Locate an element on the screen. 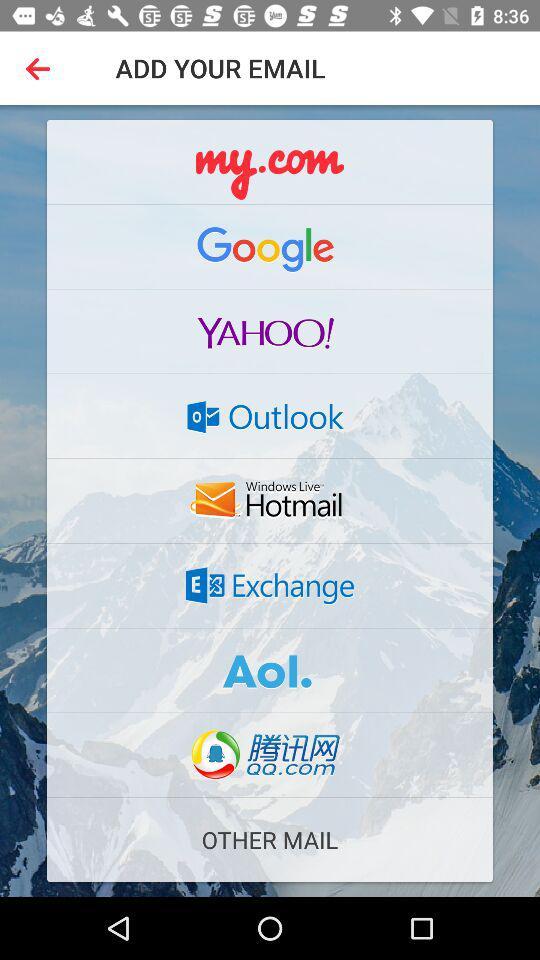  click the my.com is located at coordinates (270, 161).